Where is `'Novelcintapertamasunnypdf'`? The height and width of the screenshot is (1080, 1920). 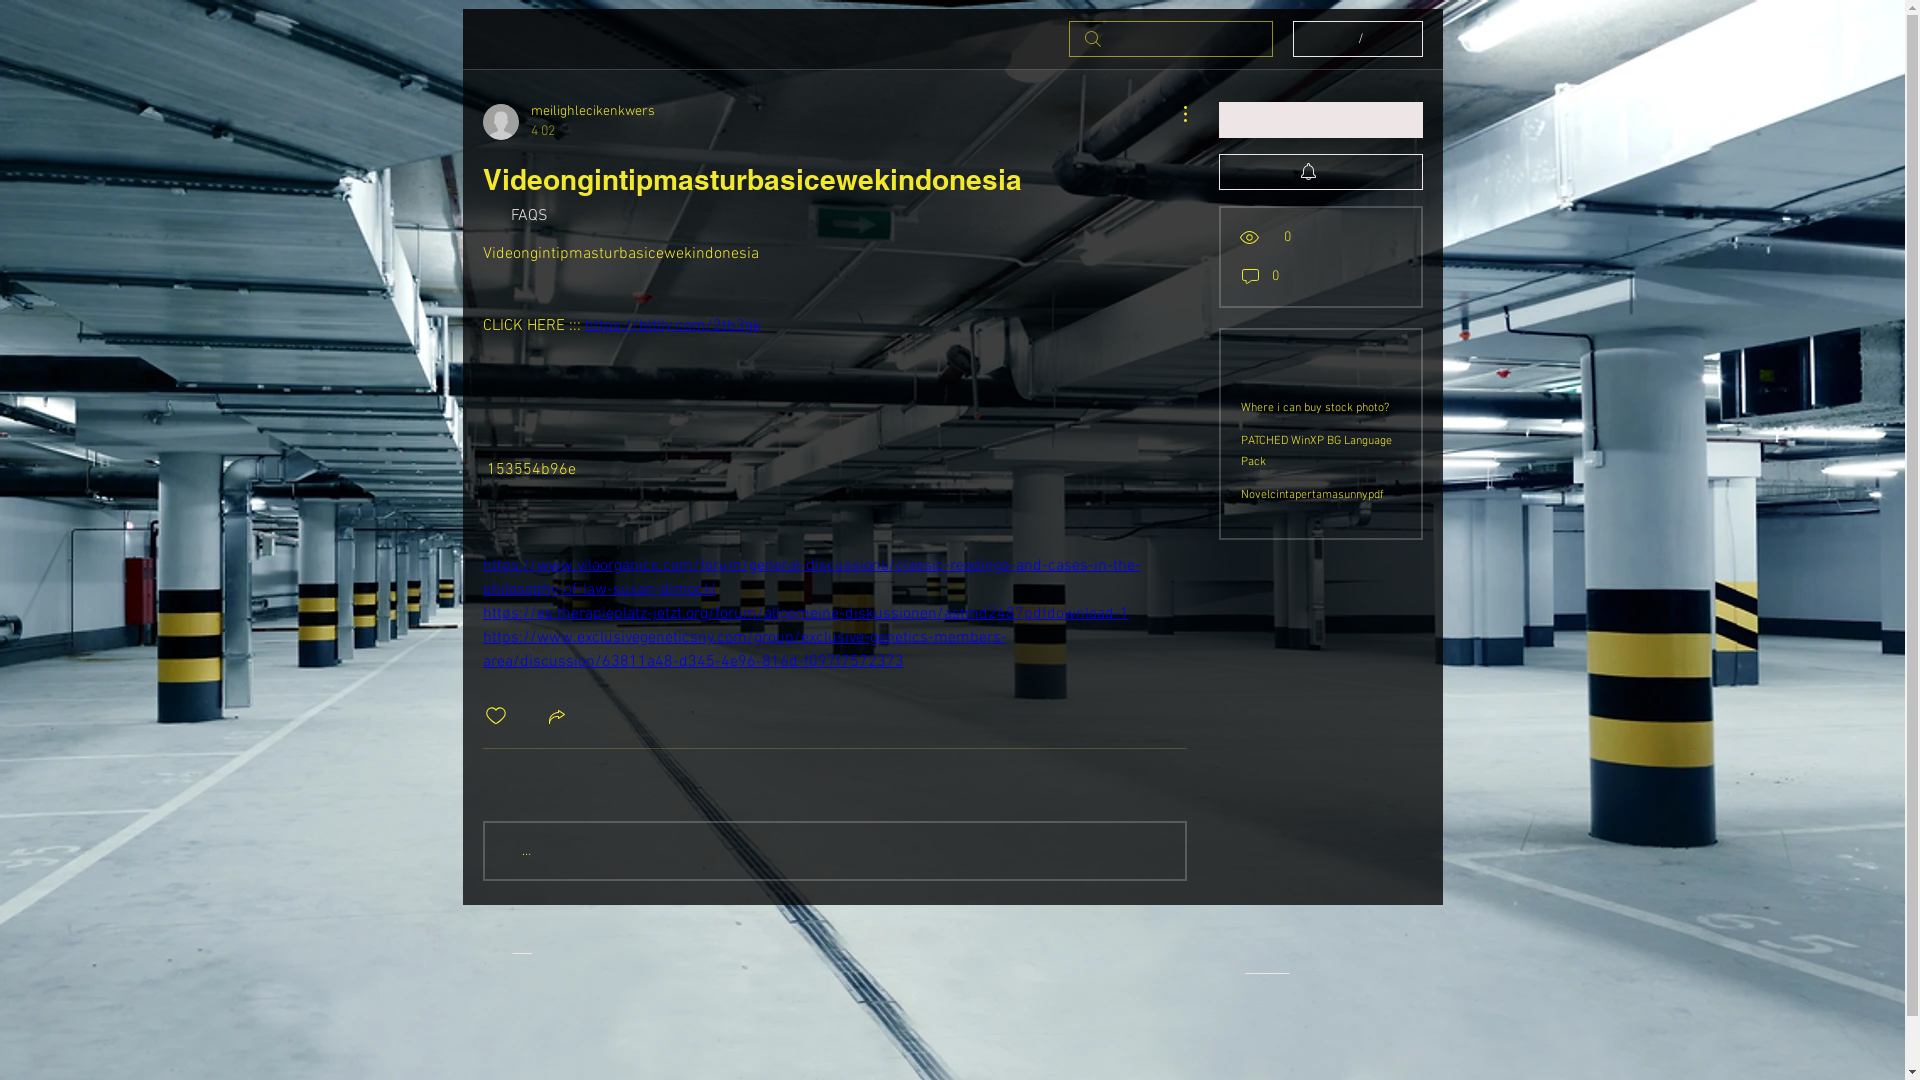
'Novelcintapertamasunnypdf' is located at coordinates (1311, 494).